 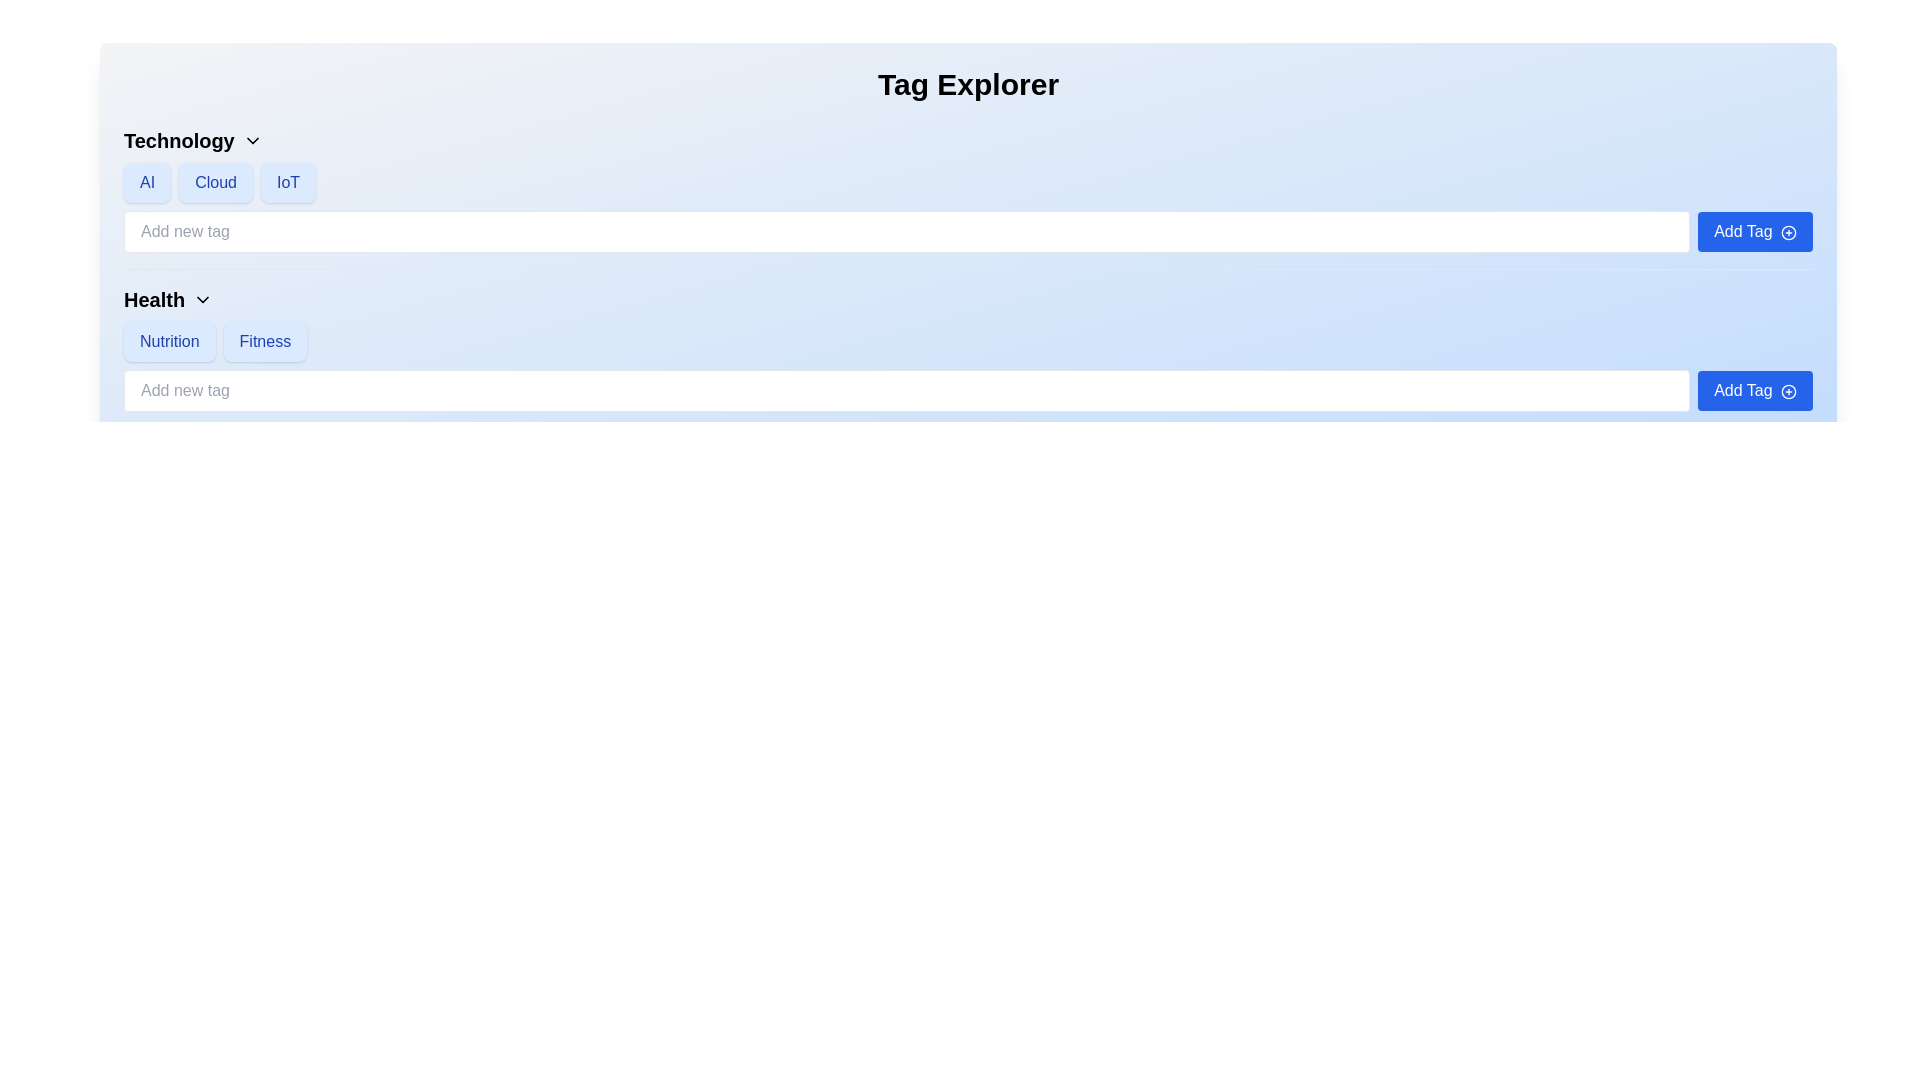 What do you see at coordinates (264, 341) in the screenshot?
I see `the button-like label that filters the 'Fitness' category, which is the second button under the 'Health' category, positioned immediately to the right of the 'Nutrition' button` at bounding box center [264, 341].